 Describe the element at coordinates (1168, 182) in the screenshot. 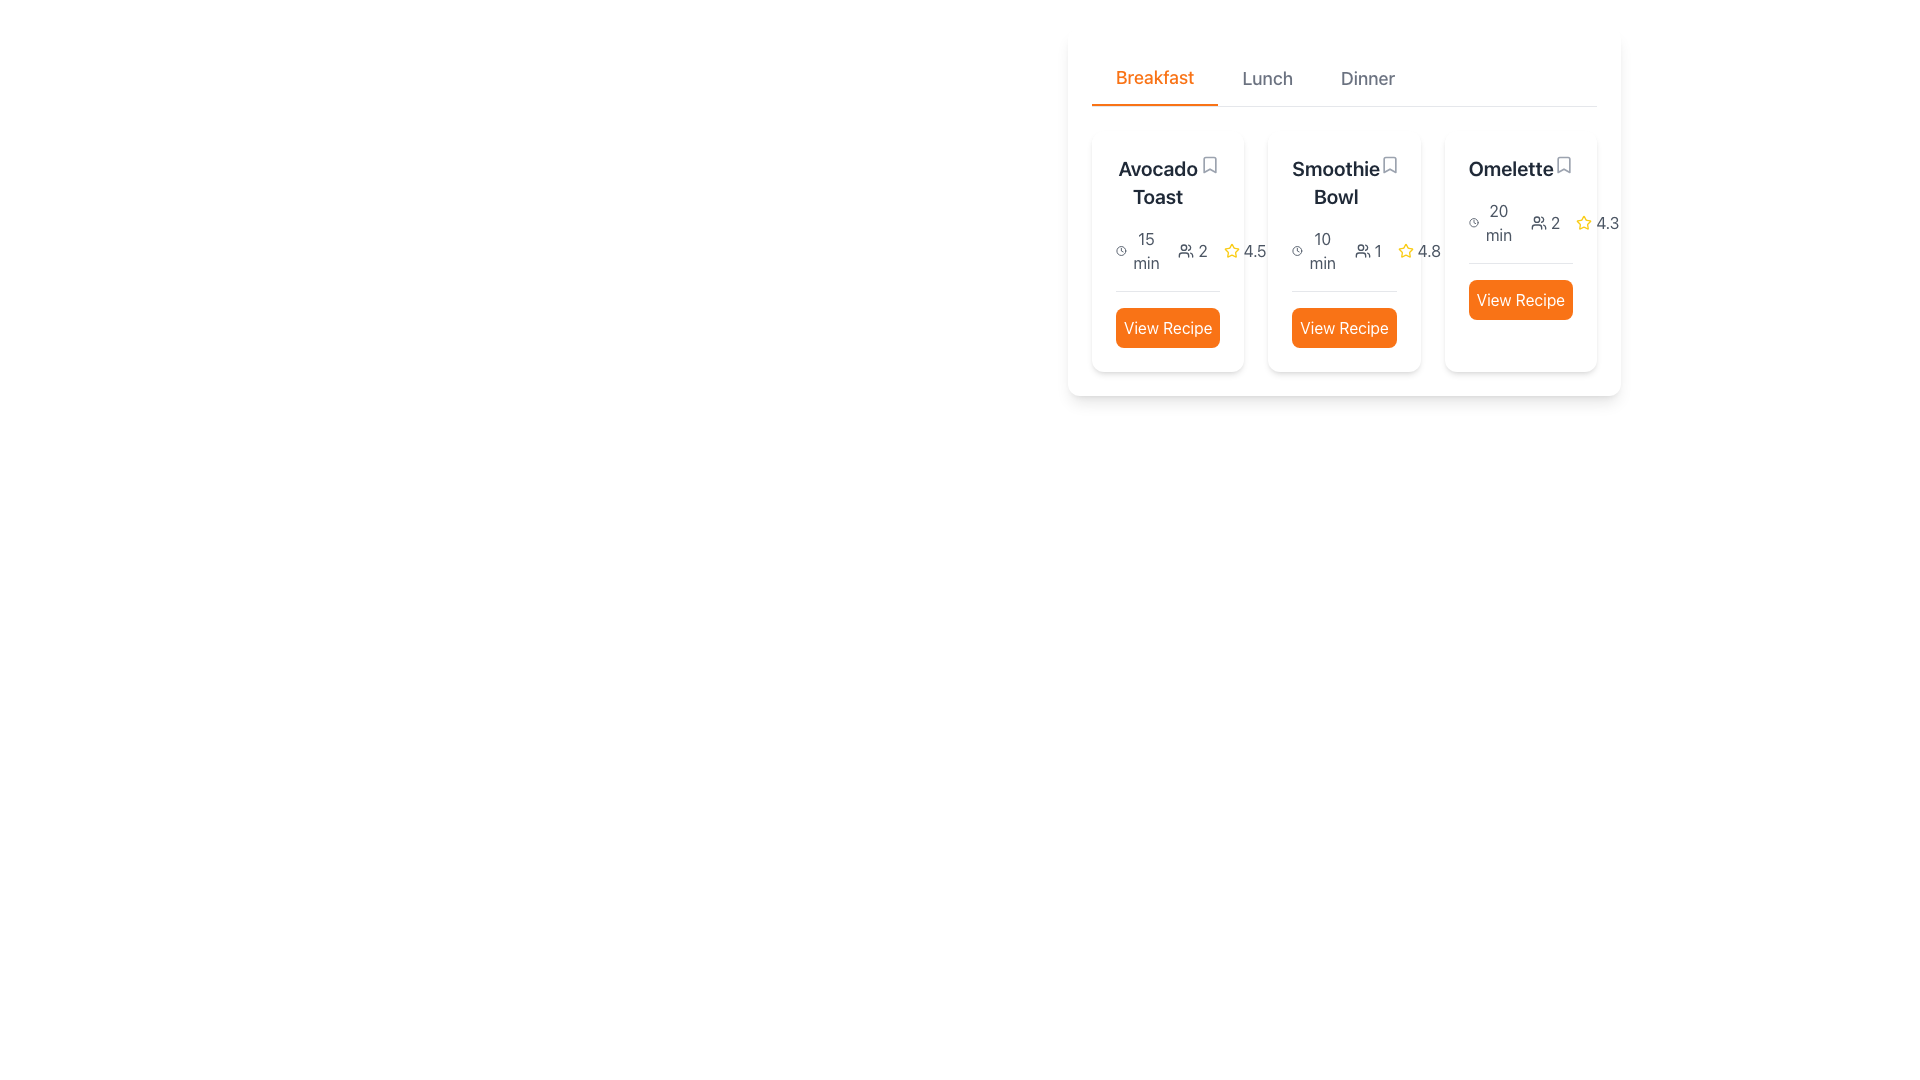

I see `the 'Avocado Toast' text label at the top of the first card under the 'Breakfast' tab` at that location.